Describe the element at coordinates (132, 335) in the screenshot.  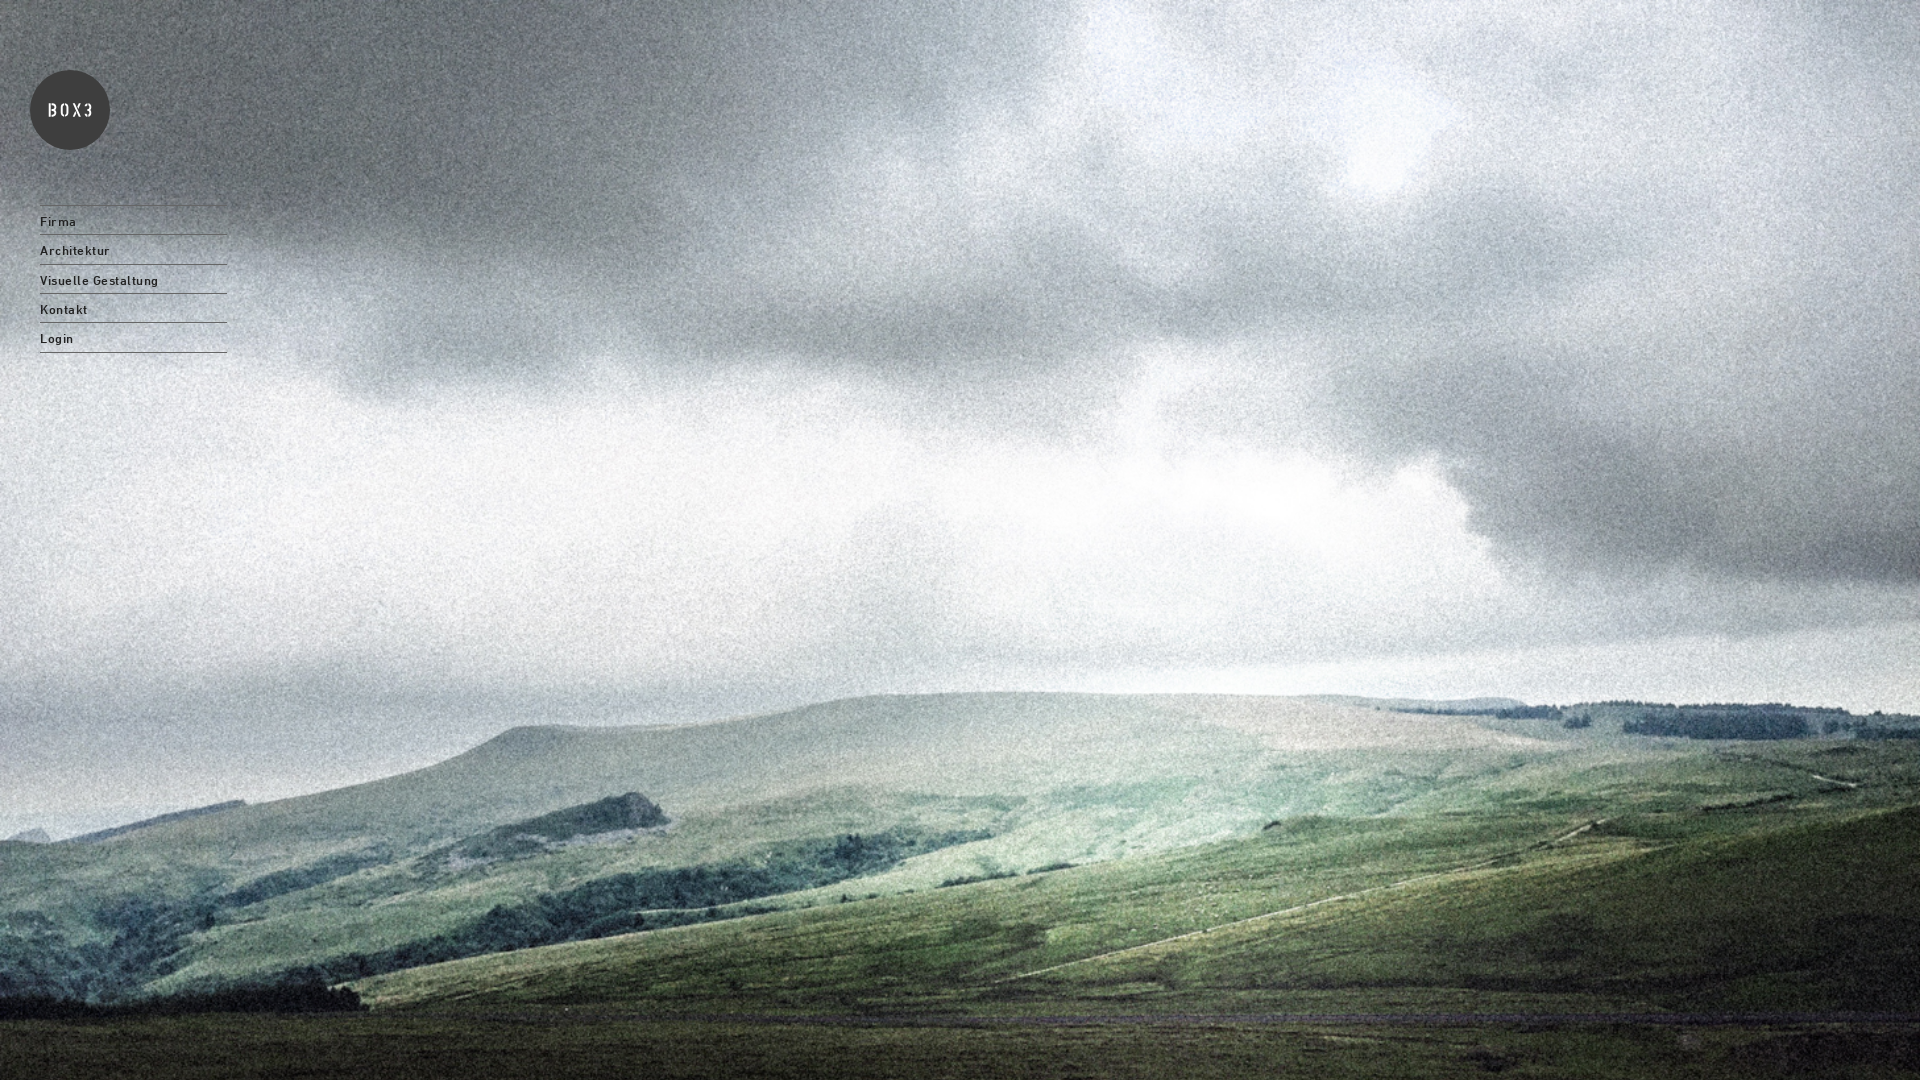
I see `'Login'` at that location.